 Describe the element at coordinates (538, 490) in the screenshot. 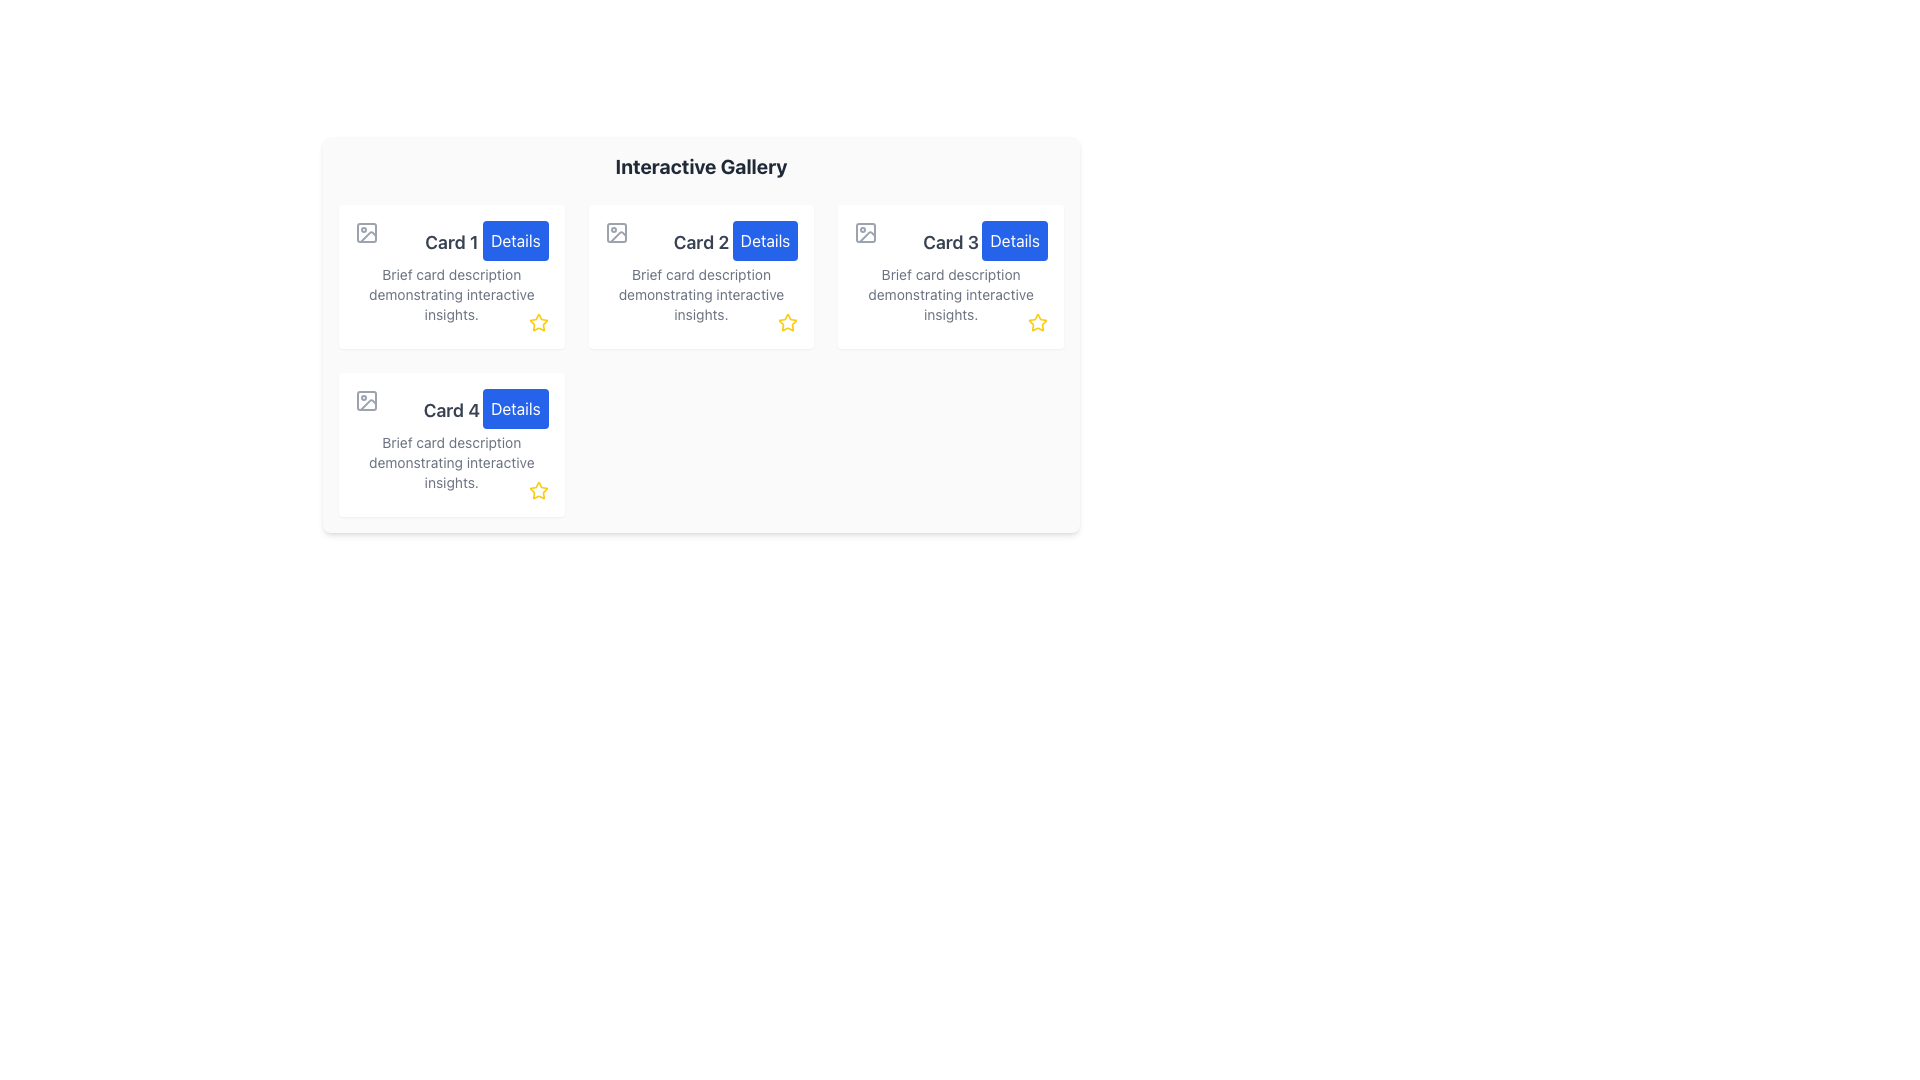

I see `the Star Icon located at the bottom-right corner of the 'Card 4' card, which serves as an interactive component to mark the card as notable or a favorite` at that location.